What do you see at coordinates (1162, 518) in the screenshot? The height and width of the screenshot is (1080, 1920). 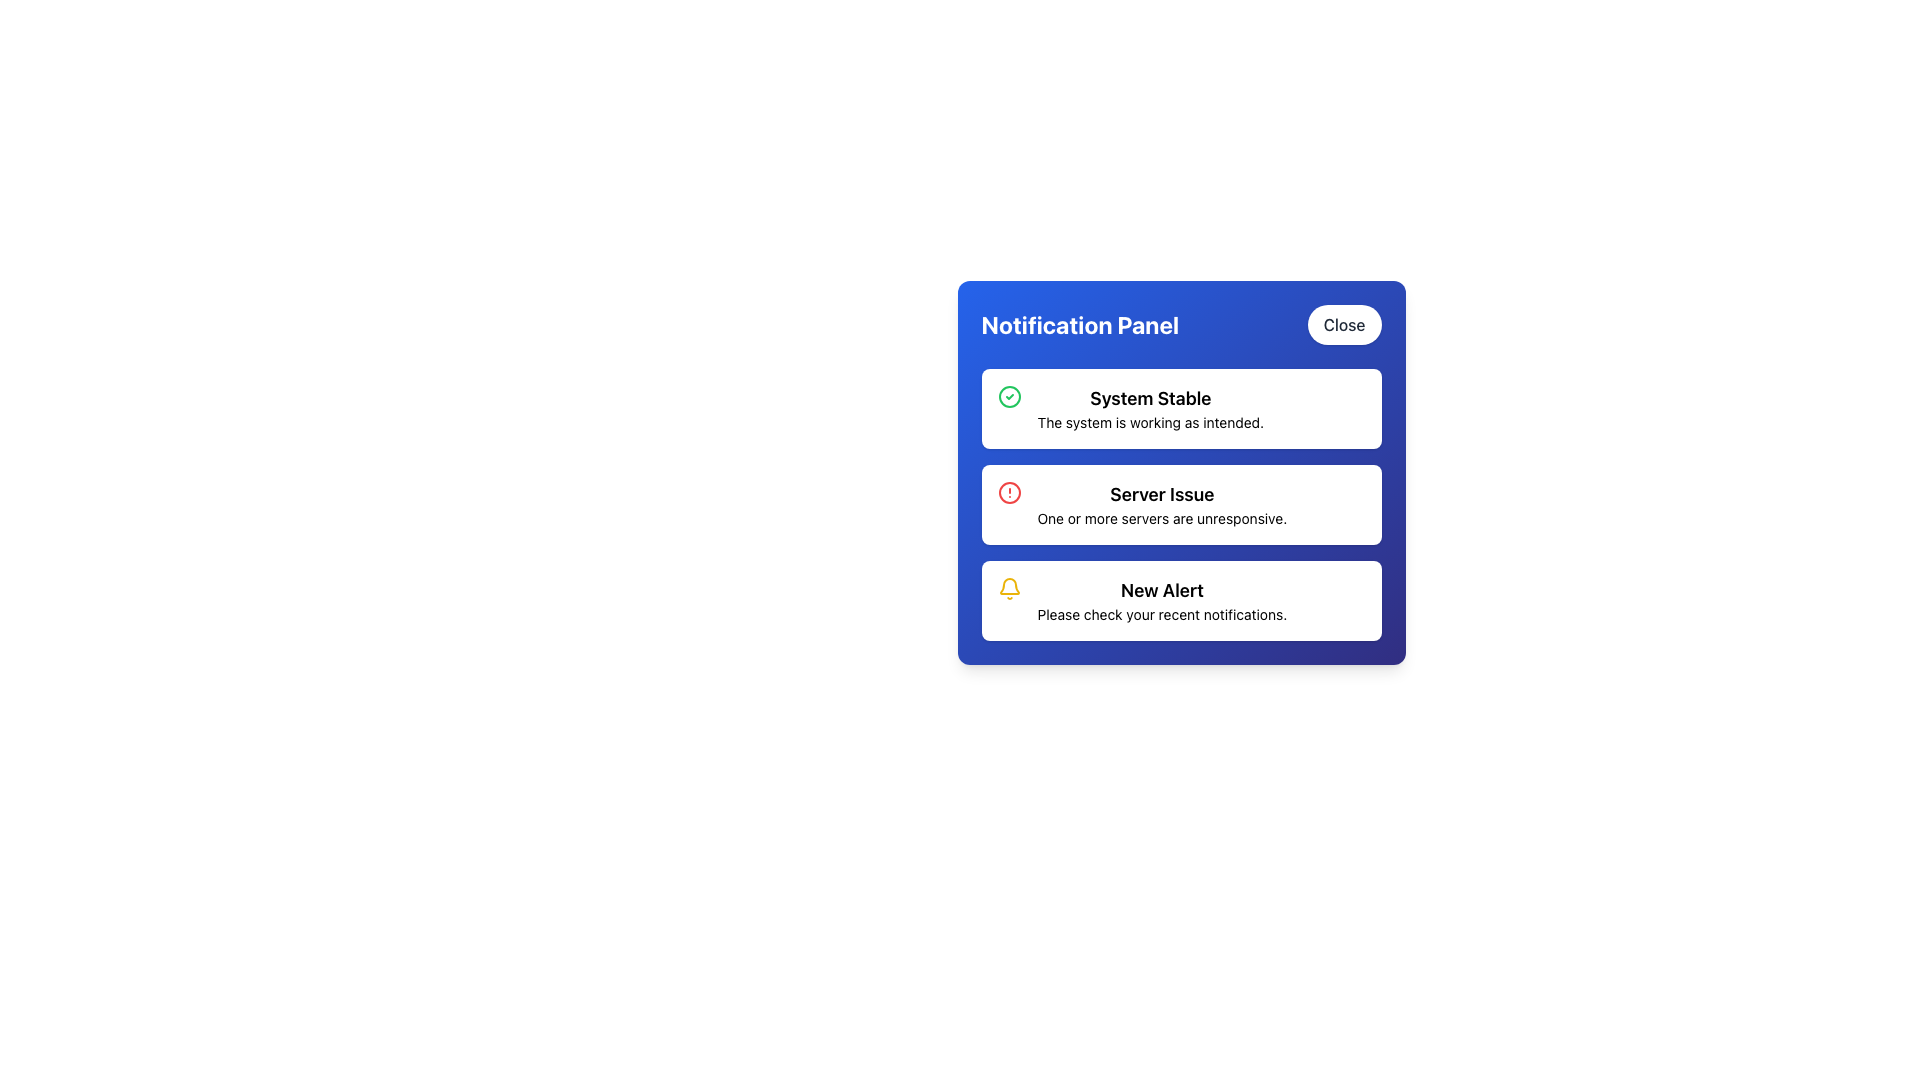 I see `the text notification message stating 'One or more servers are unresponsive.' located beneath the 'Server Issue' heading in the notification panel` at bounding box center [1162, 518].